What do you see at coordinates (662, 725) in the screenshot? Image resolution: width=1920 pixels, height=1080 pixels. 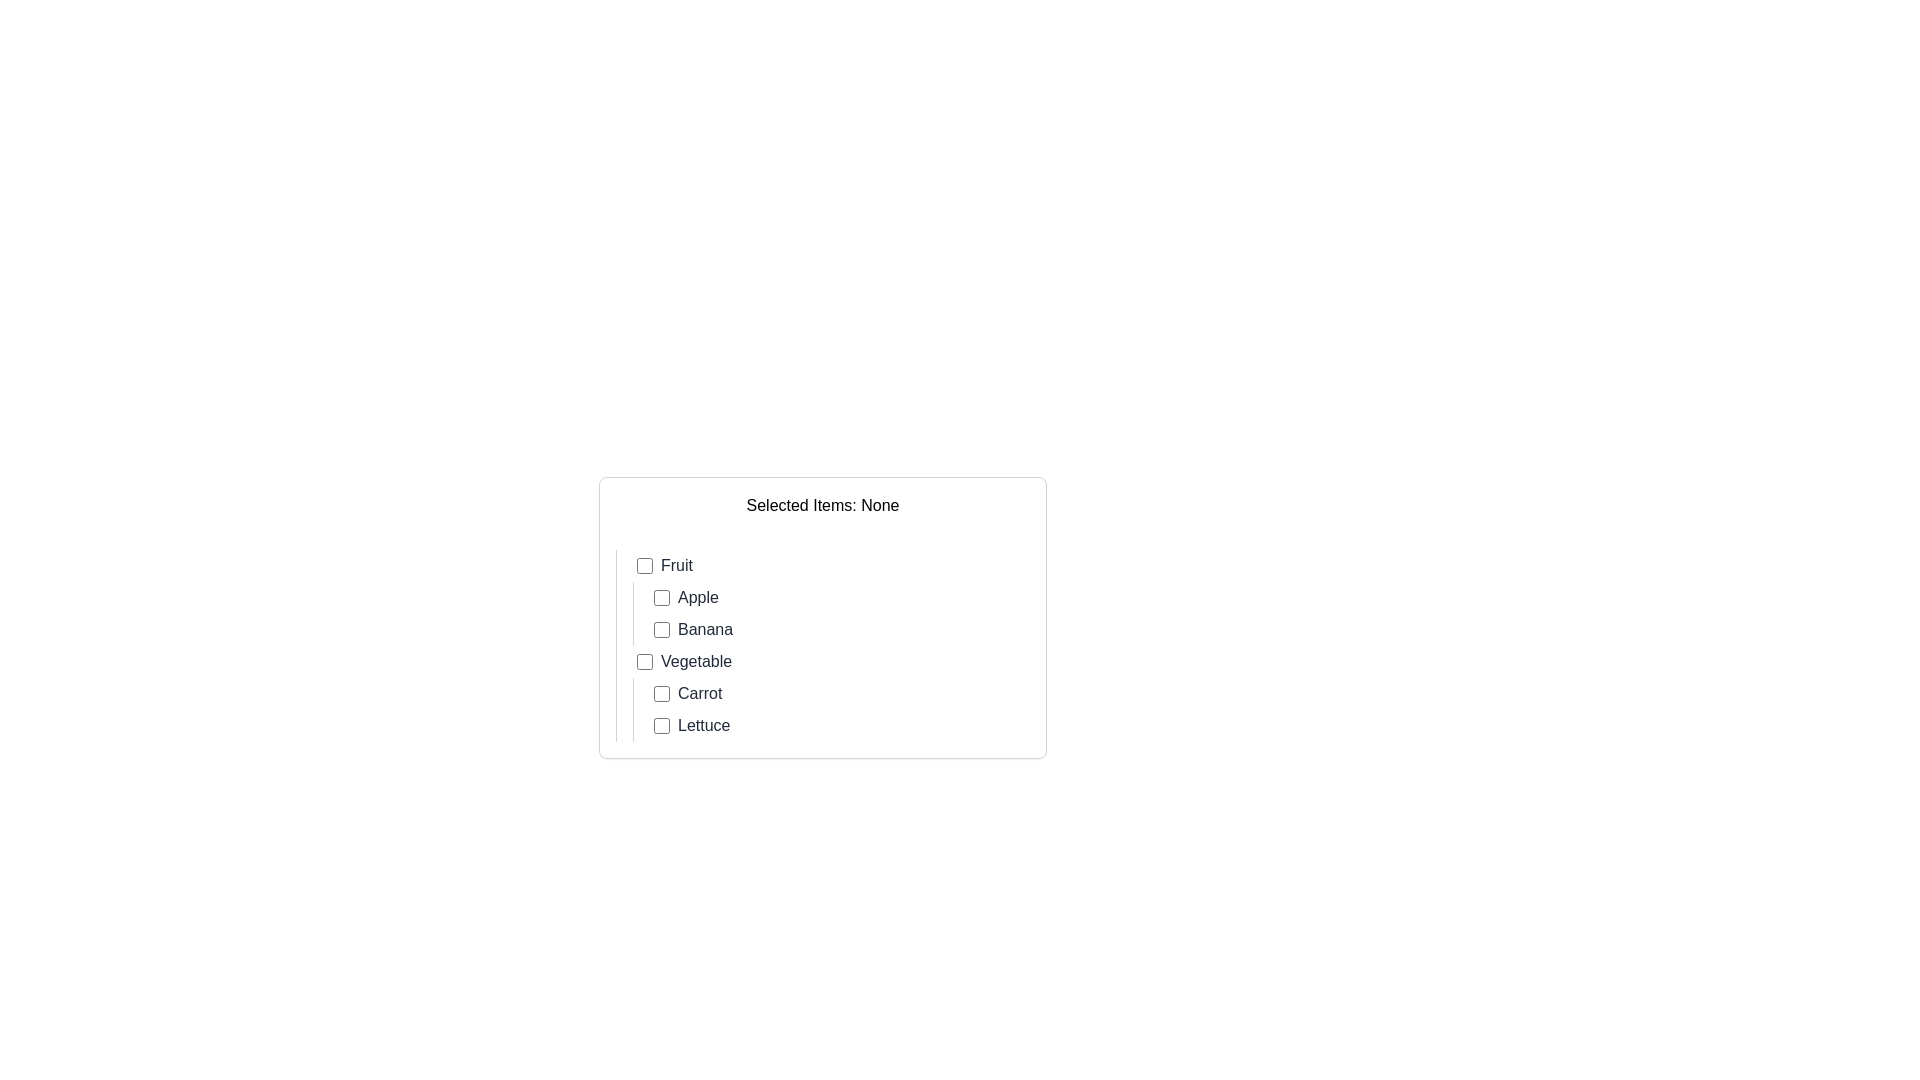 I see `the checkbox for the item labeled 'Lettuce' located at the bottom of the hierarchical checklist under 'Vegetable.'` at bounding box center [662, 725].